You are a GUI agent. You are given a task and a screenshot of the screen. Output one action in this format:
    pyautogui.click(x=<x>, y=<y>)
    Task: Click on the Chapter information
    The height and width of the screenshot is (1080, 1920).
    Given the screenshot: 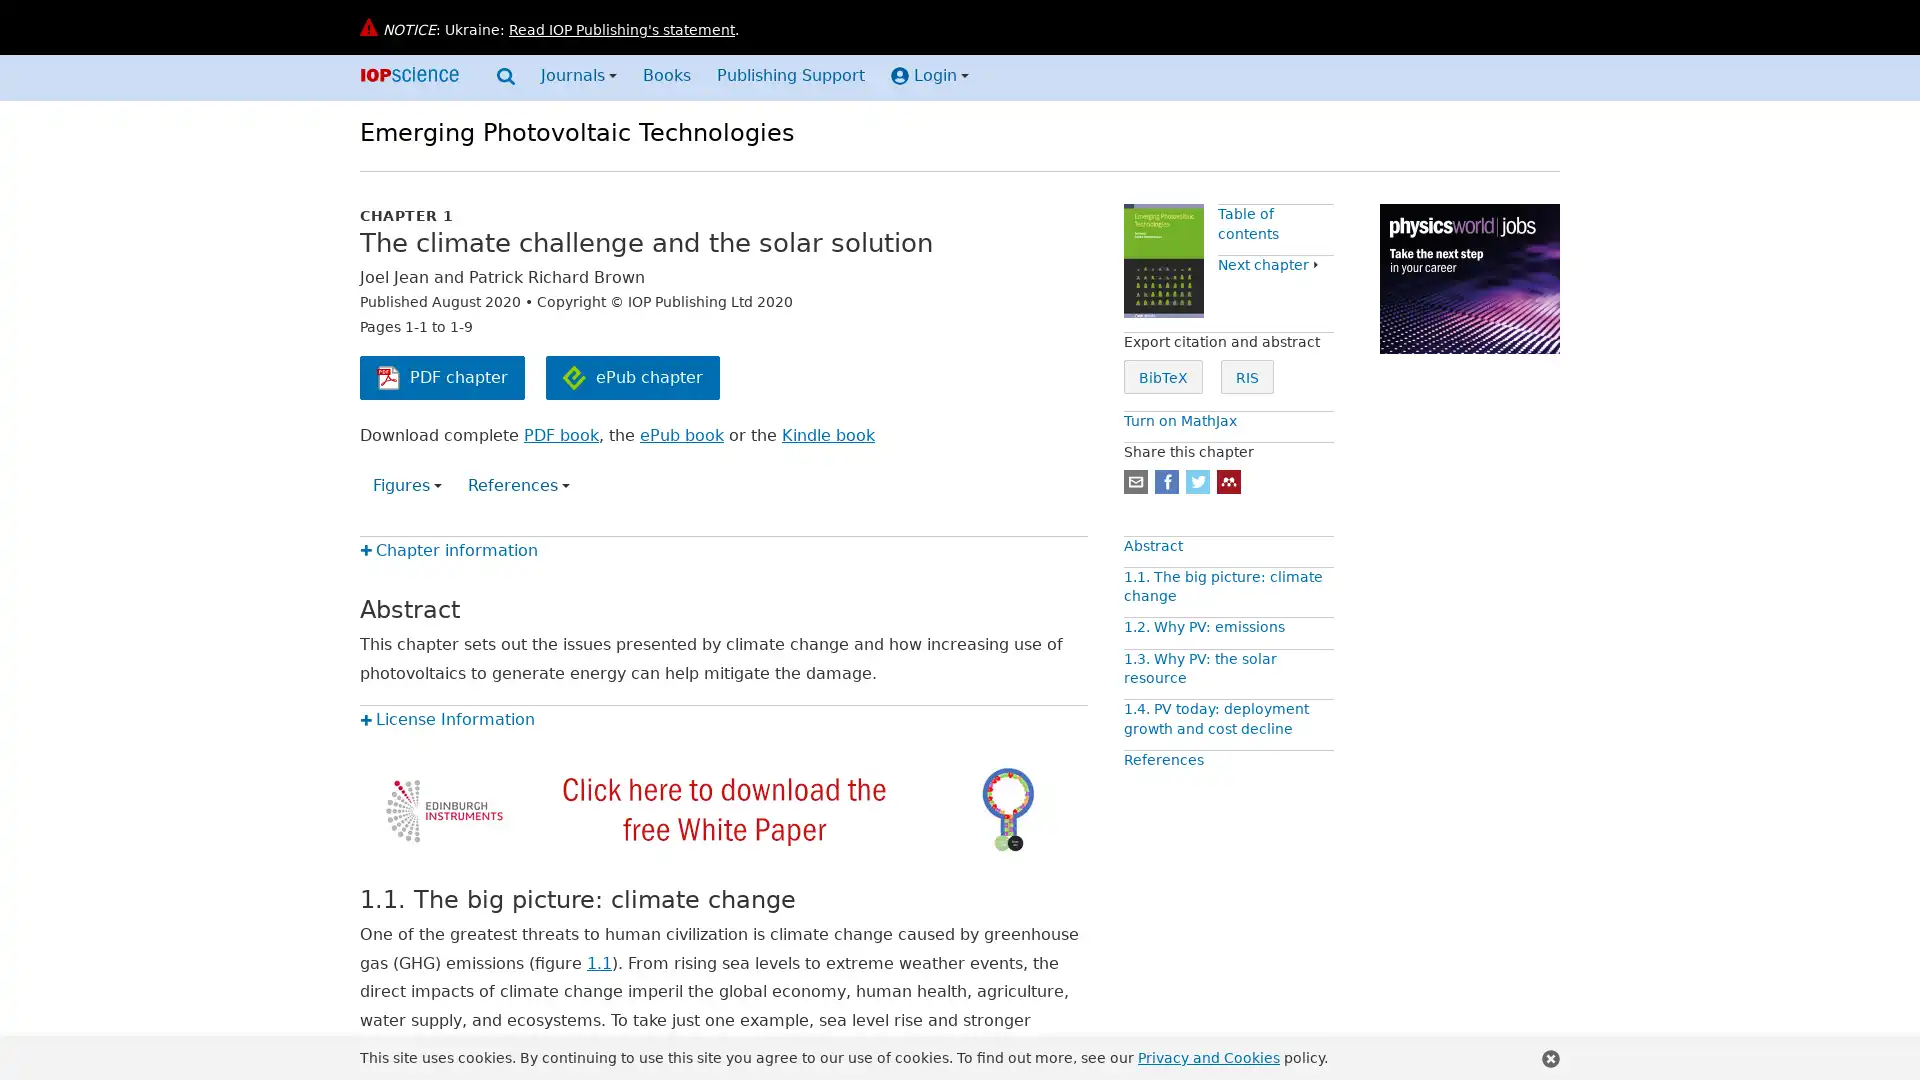 What is the action you would take?
    pyautogui.click(x=448, y=549)
    